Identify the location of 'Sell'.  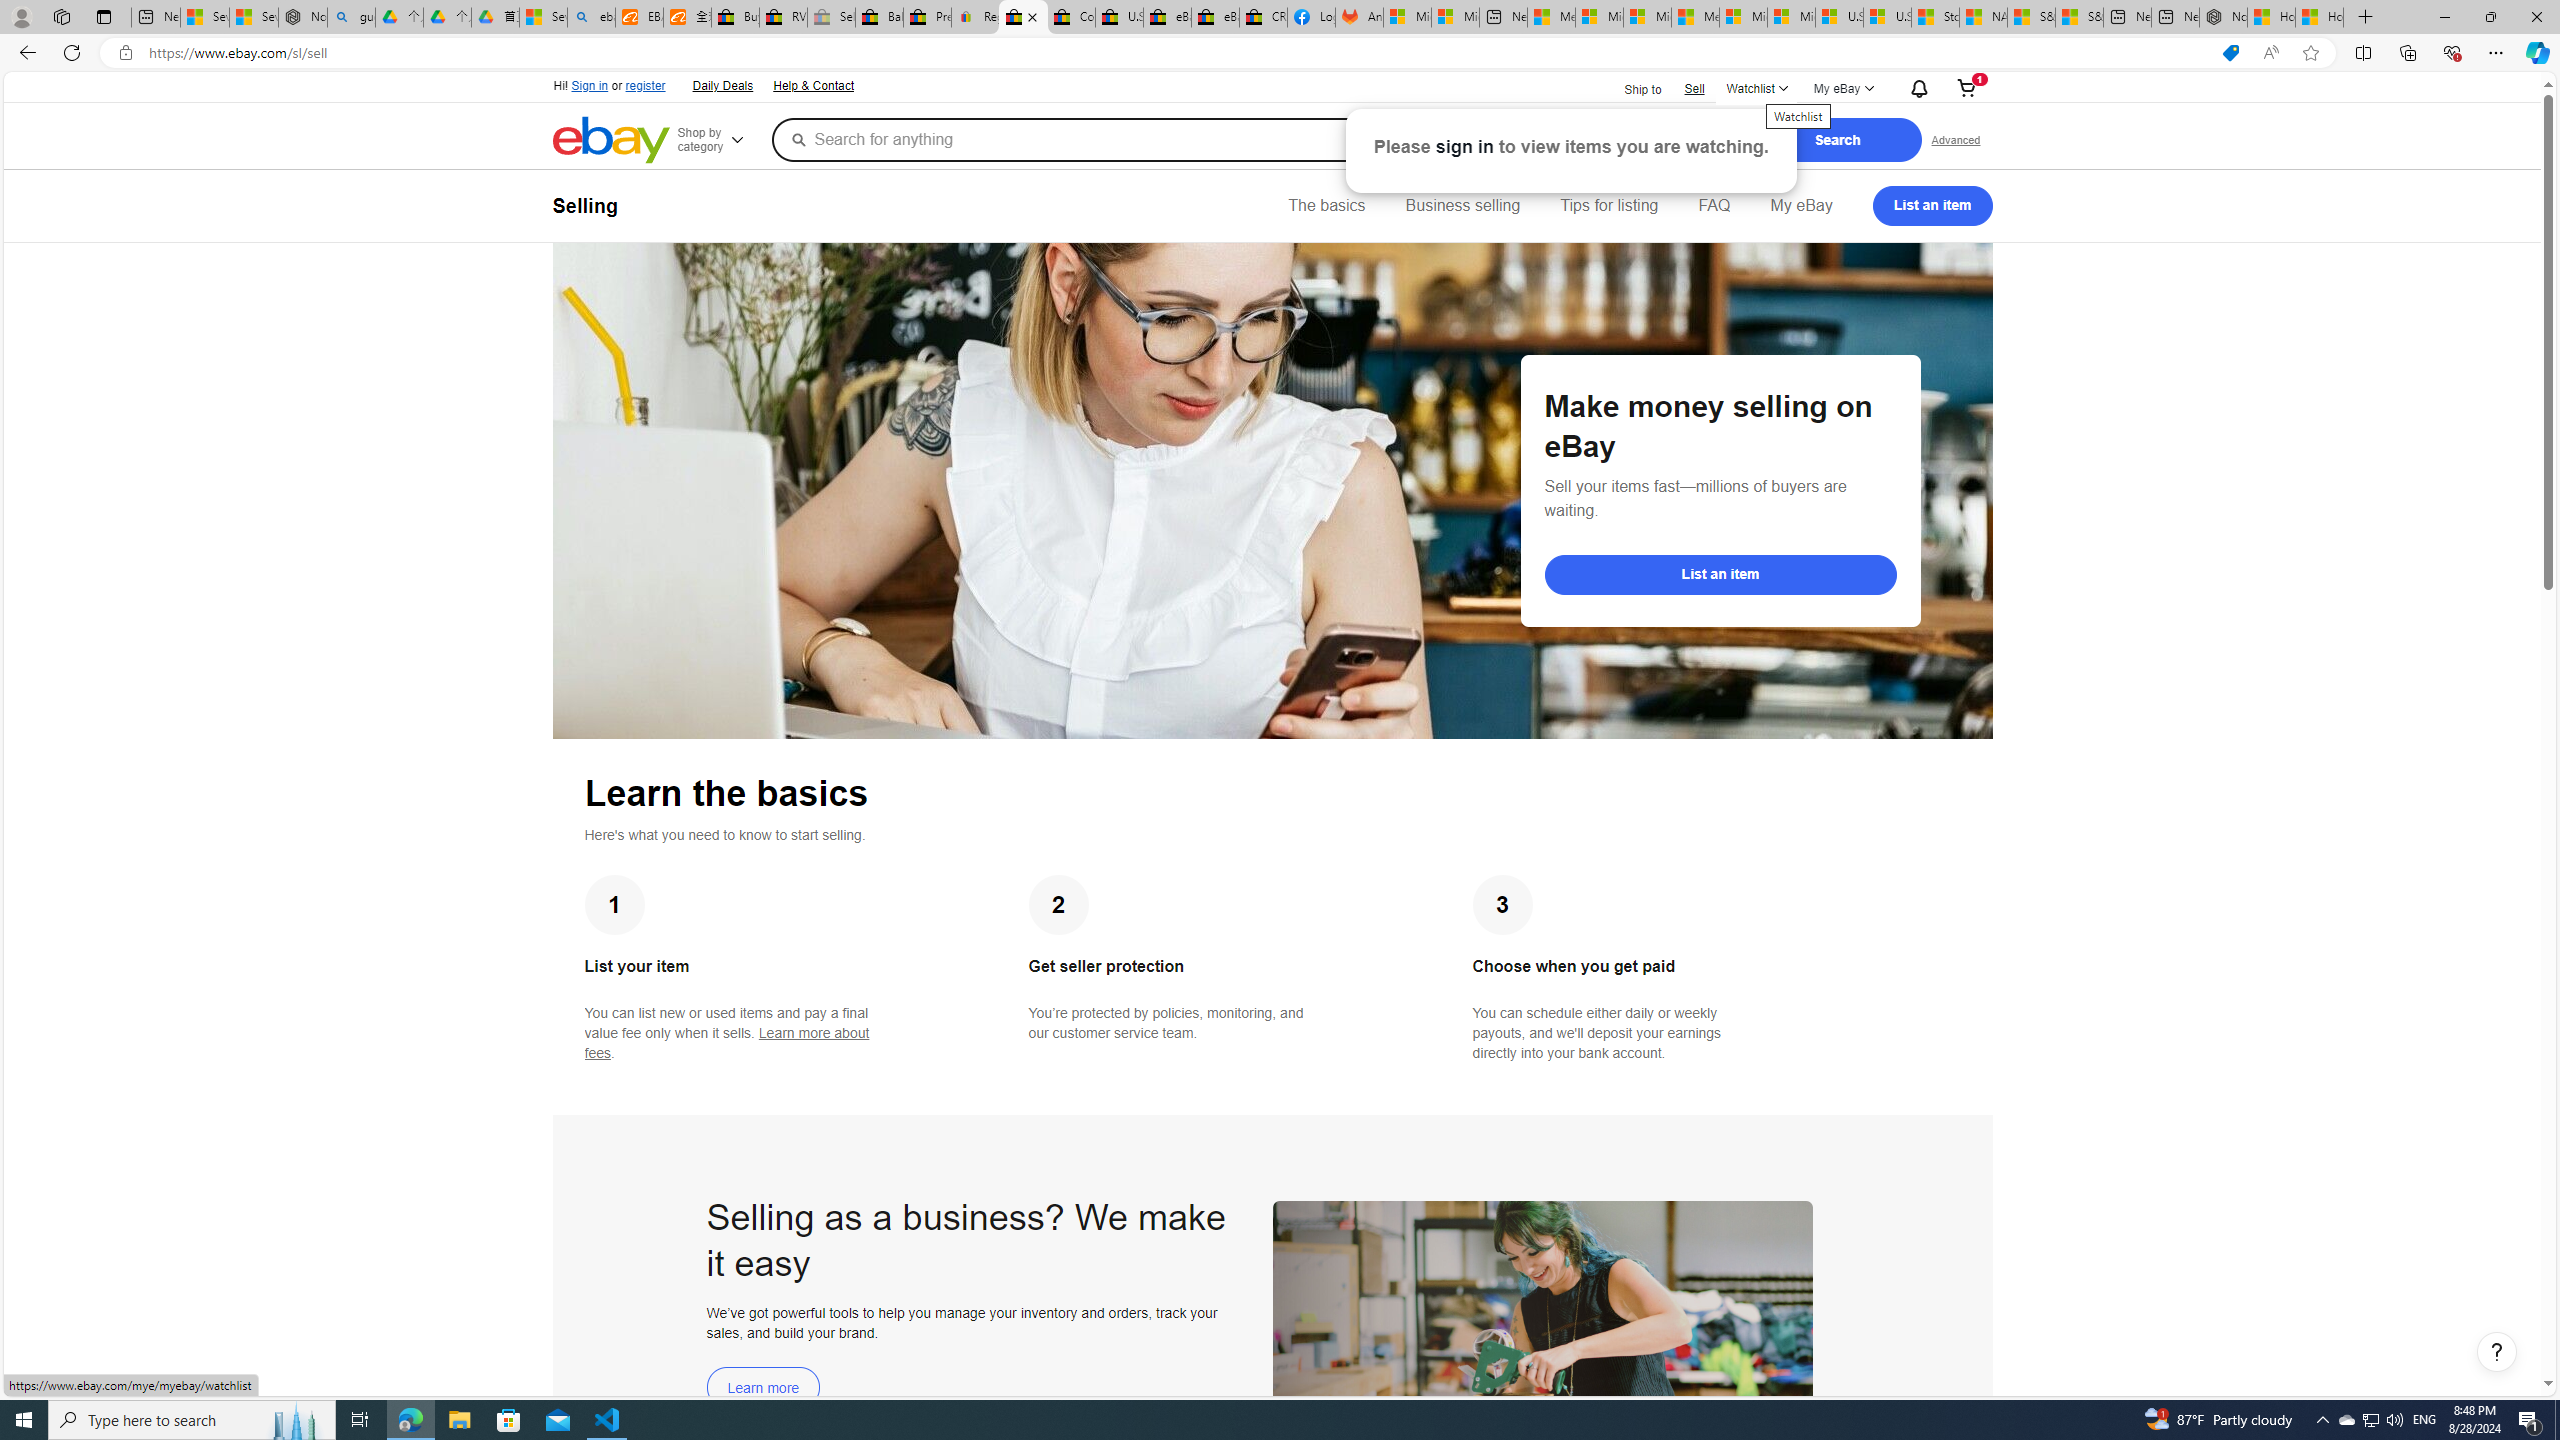
(1693, 88).